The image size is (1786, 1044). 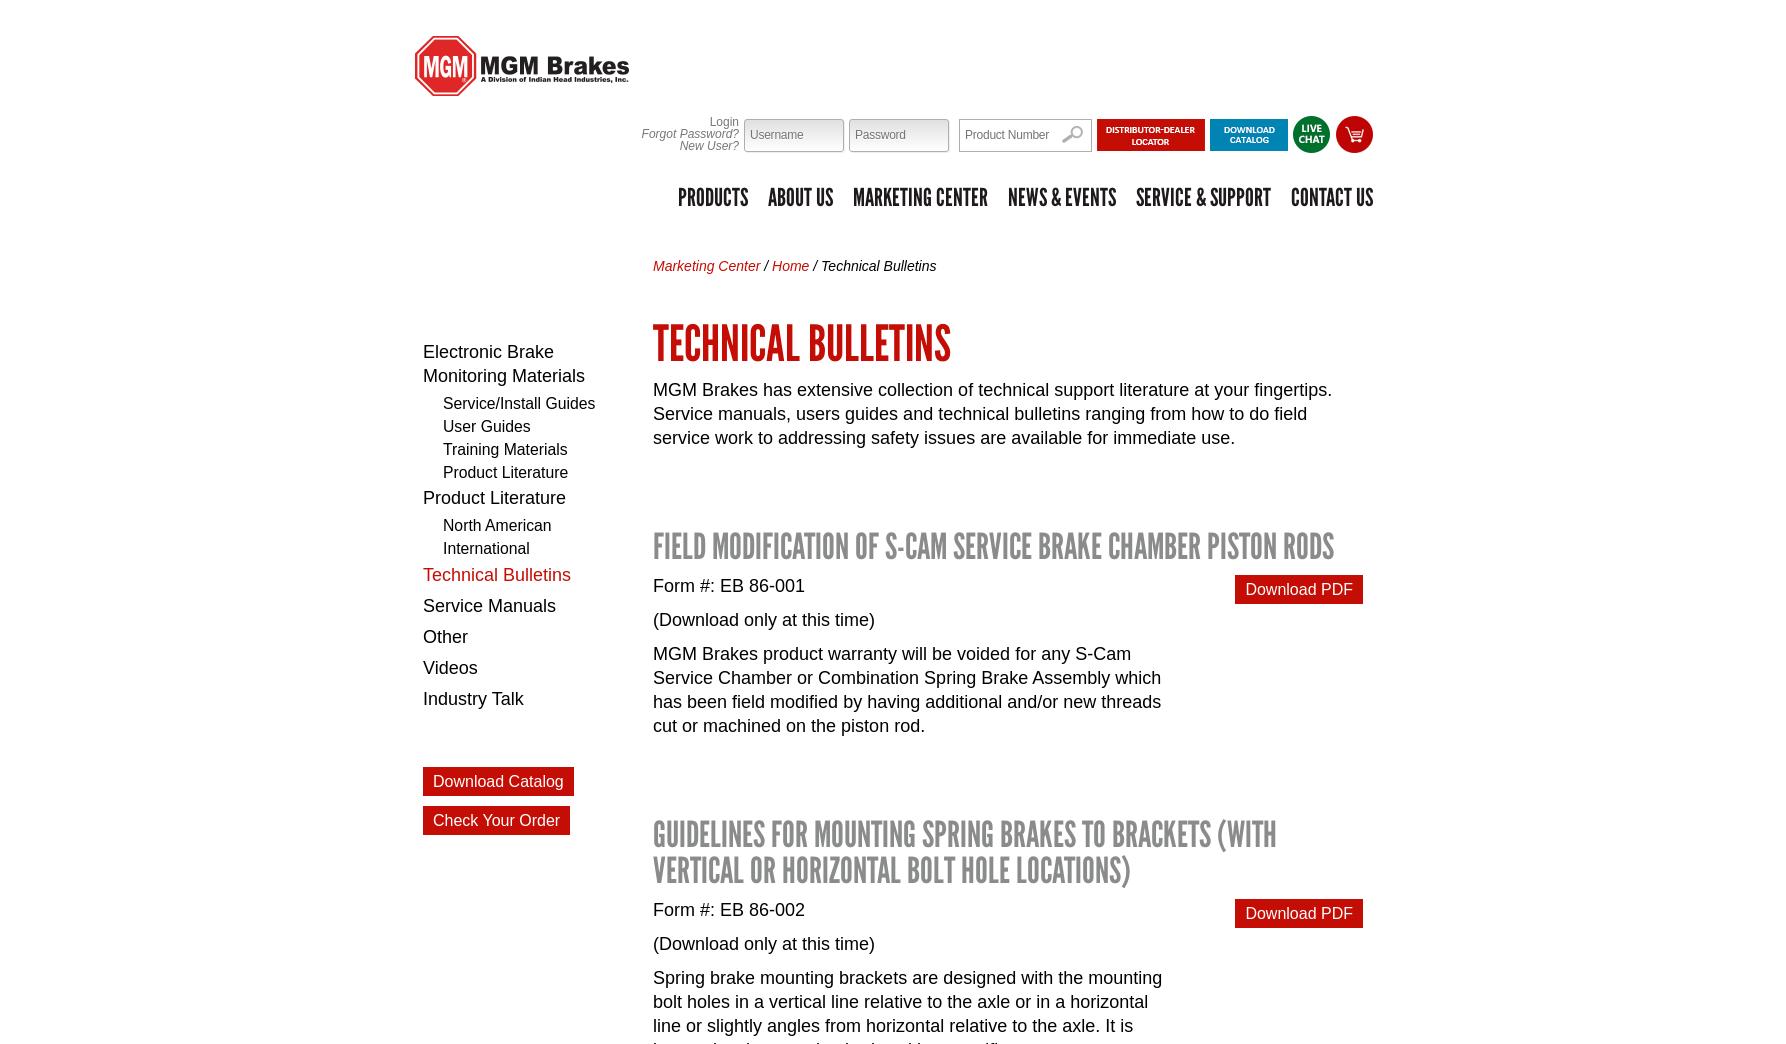 I want to click on 'Training Materials', so click(x=504, y=447).